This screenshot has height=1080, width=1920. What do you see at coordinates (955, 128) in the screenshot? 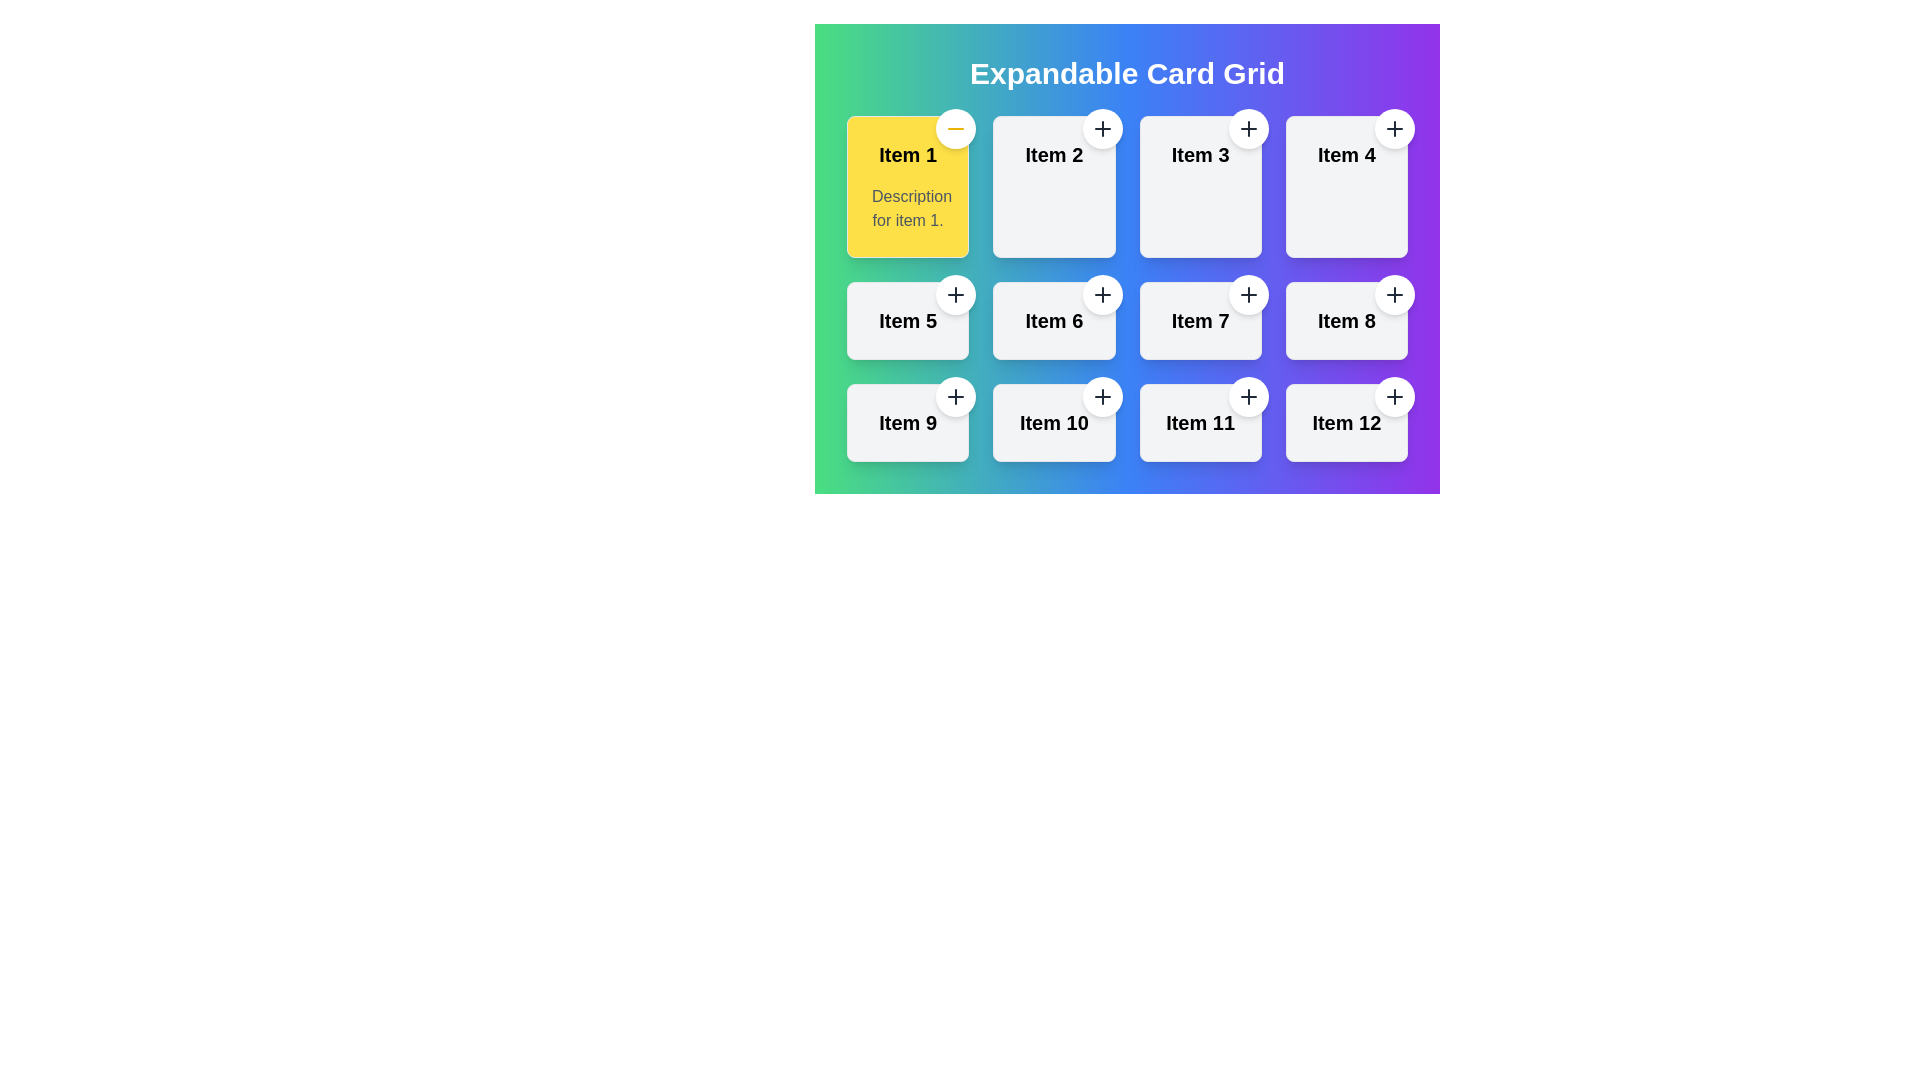
I see `the circular icon button with a white background and a yellow horizontal line resembling a minus symbol located at the top-right corner of the card labeled 'Item 1'` at bounding box center [955, 128].